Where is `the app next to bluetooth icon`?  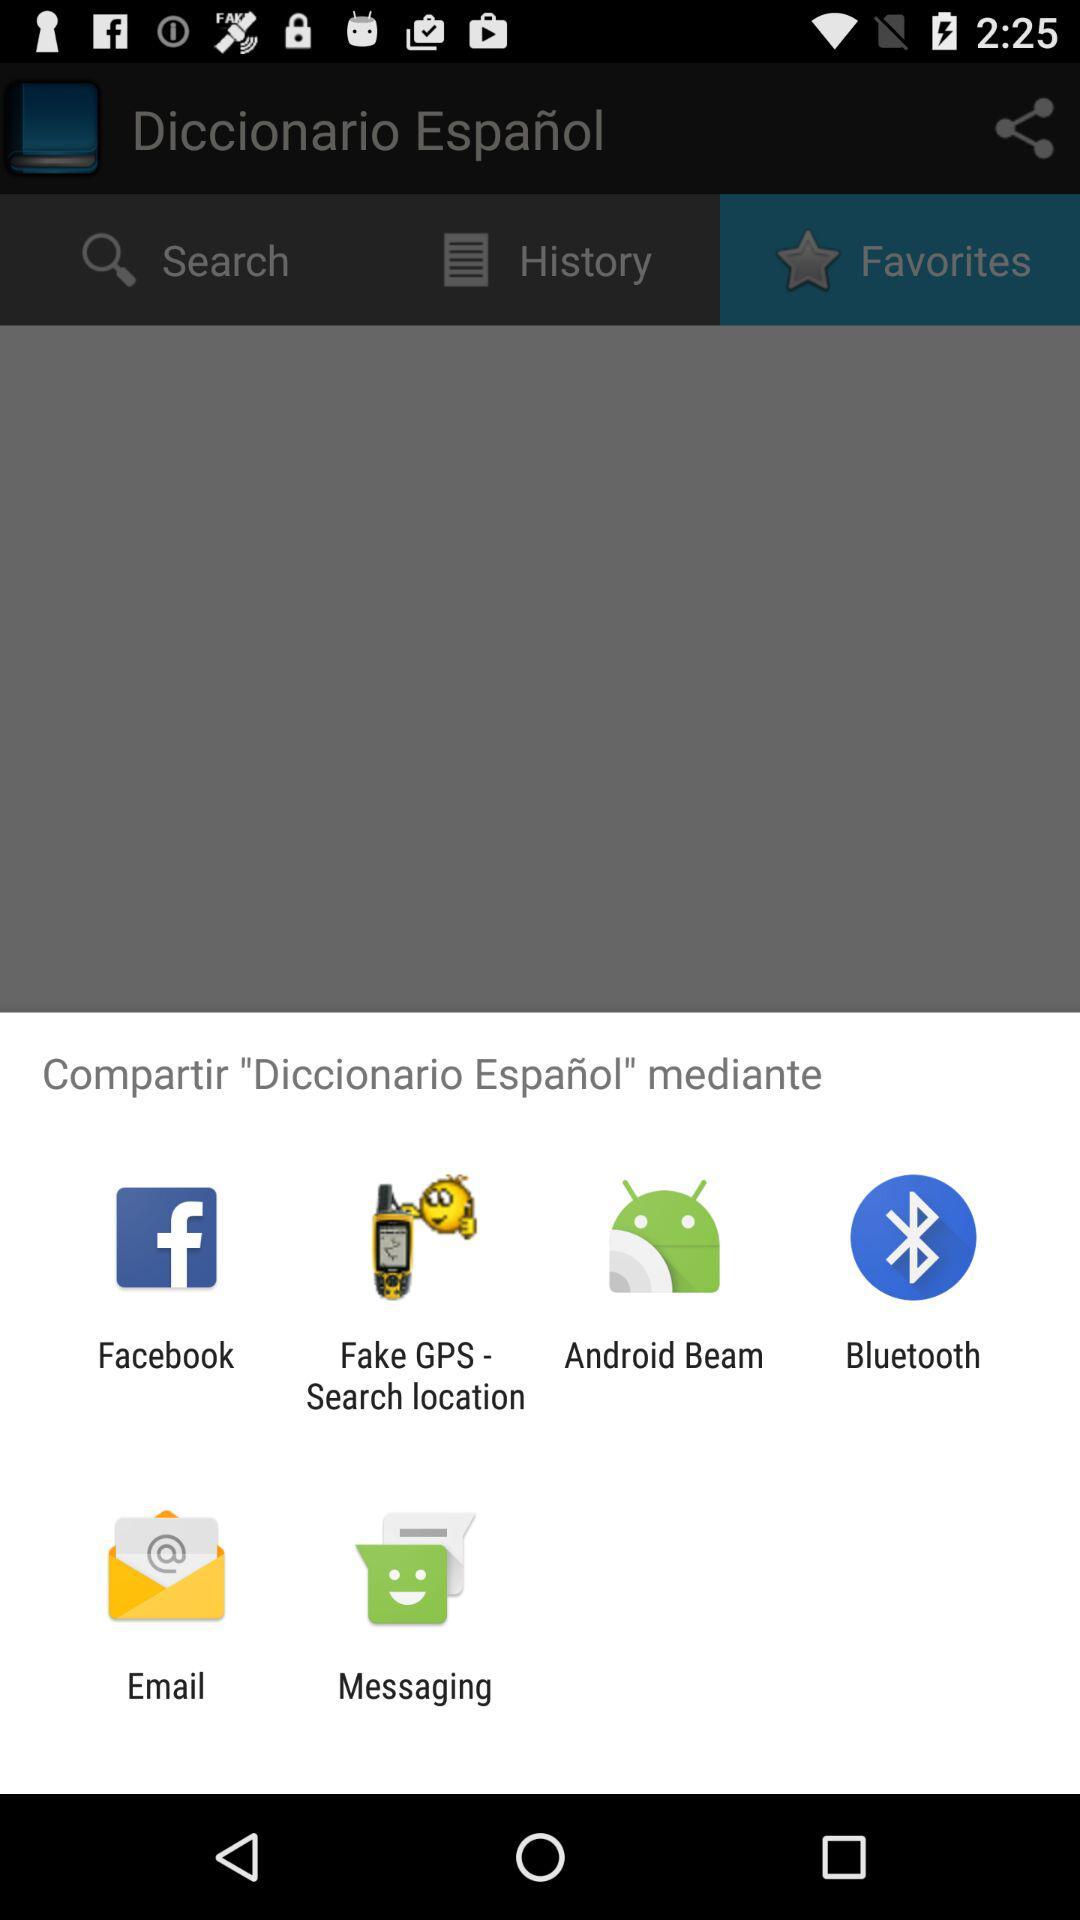 the app next to bluetooth icon is located at coordinates (664, 1374).